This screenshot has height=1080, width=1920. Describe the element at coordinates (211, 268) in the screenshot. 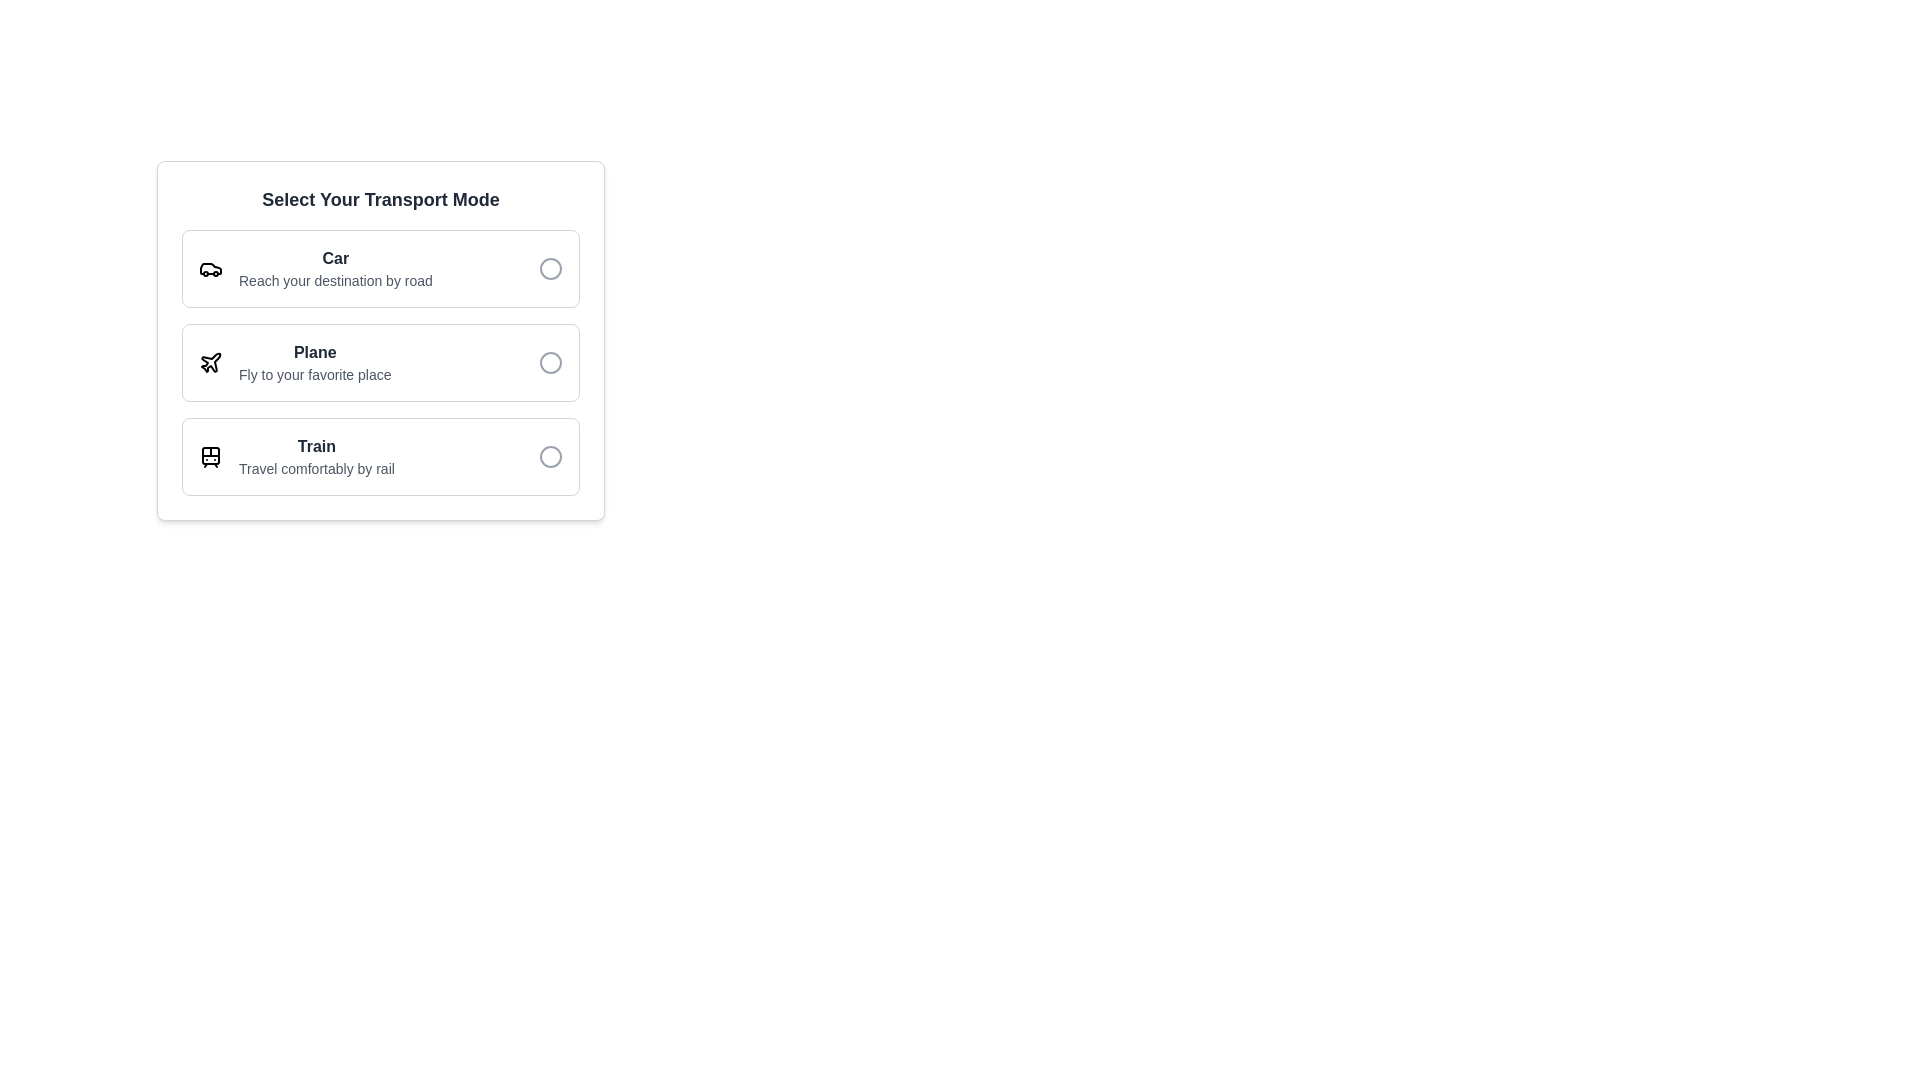

I see `the 'Car' transport mode icon` at that location.